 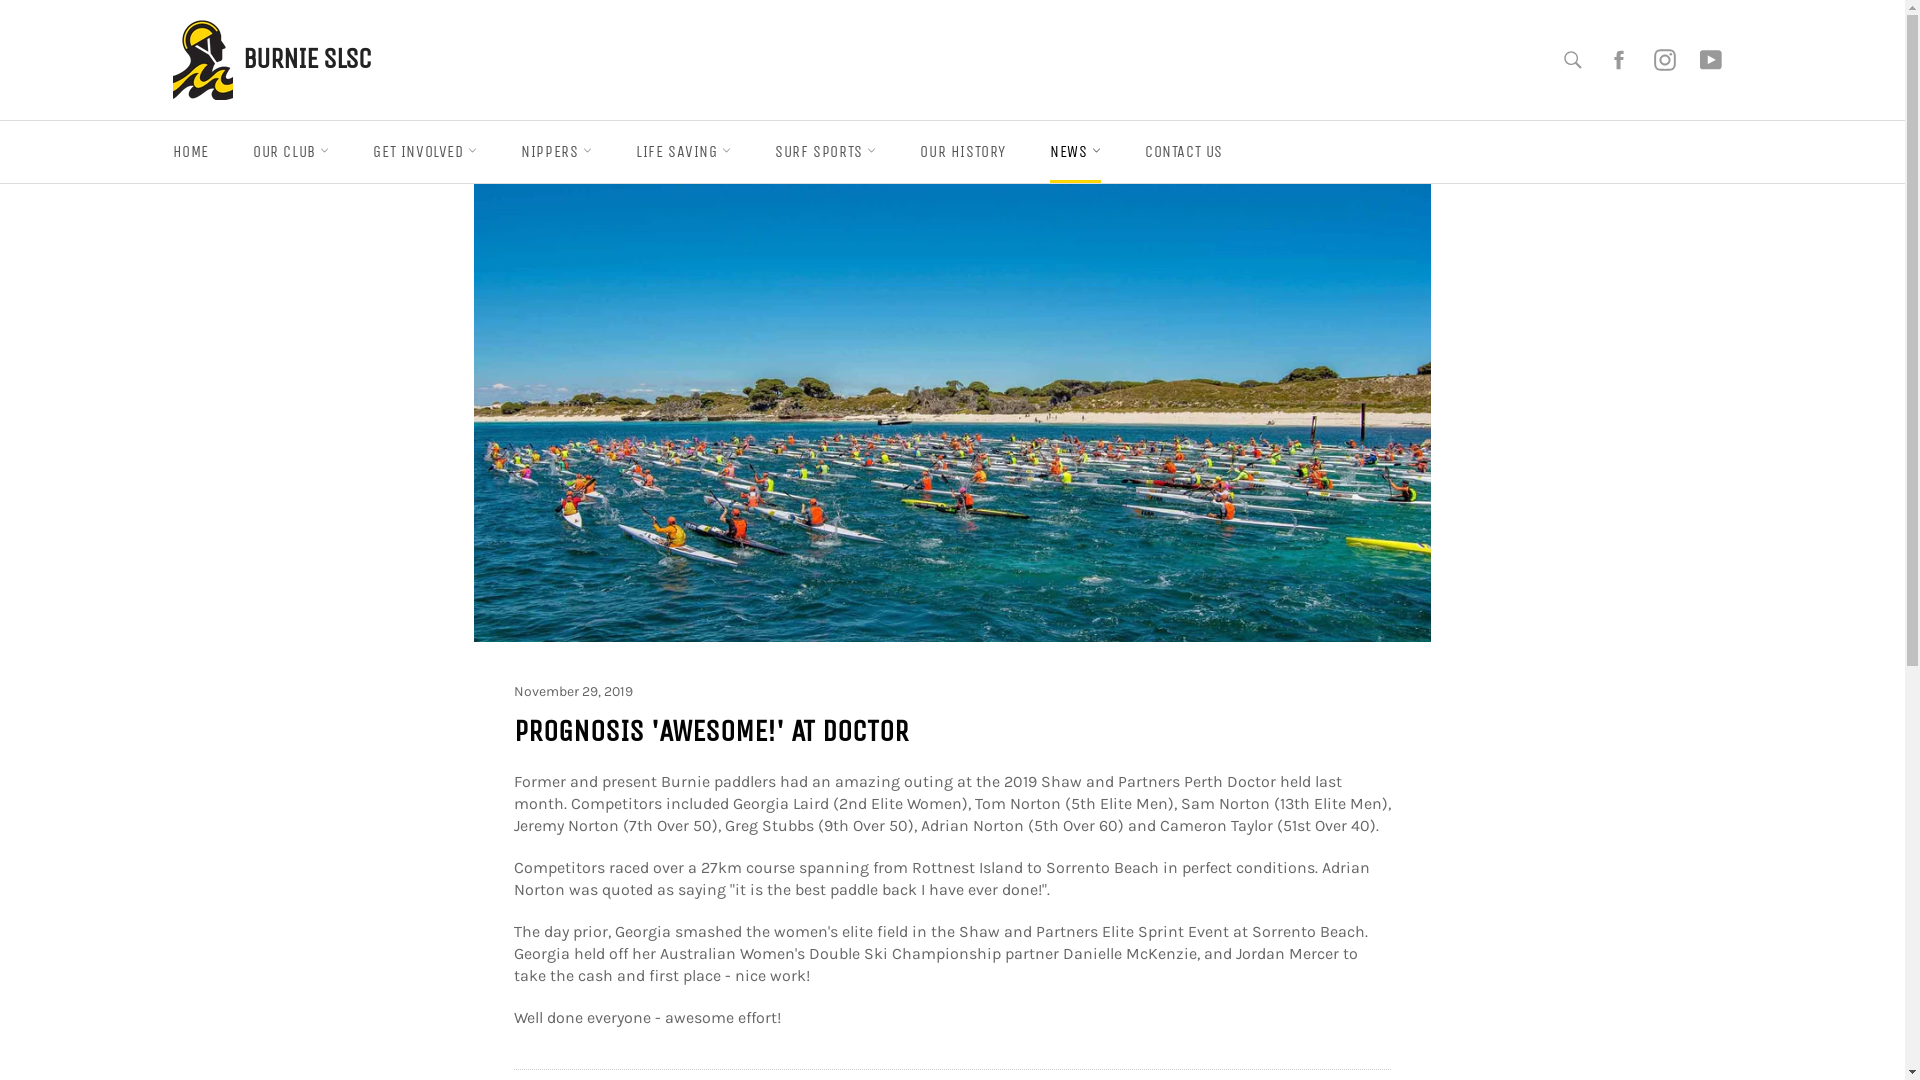 I want to click on 'GET INVOLVED', so click(x=353, y=150).